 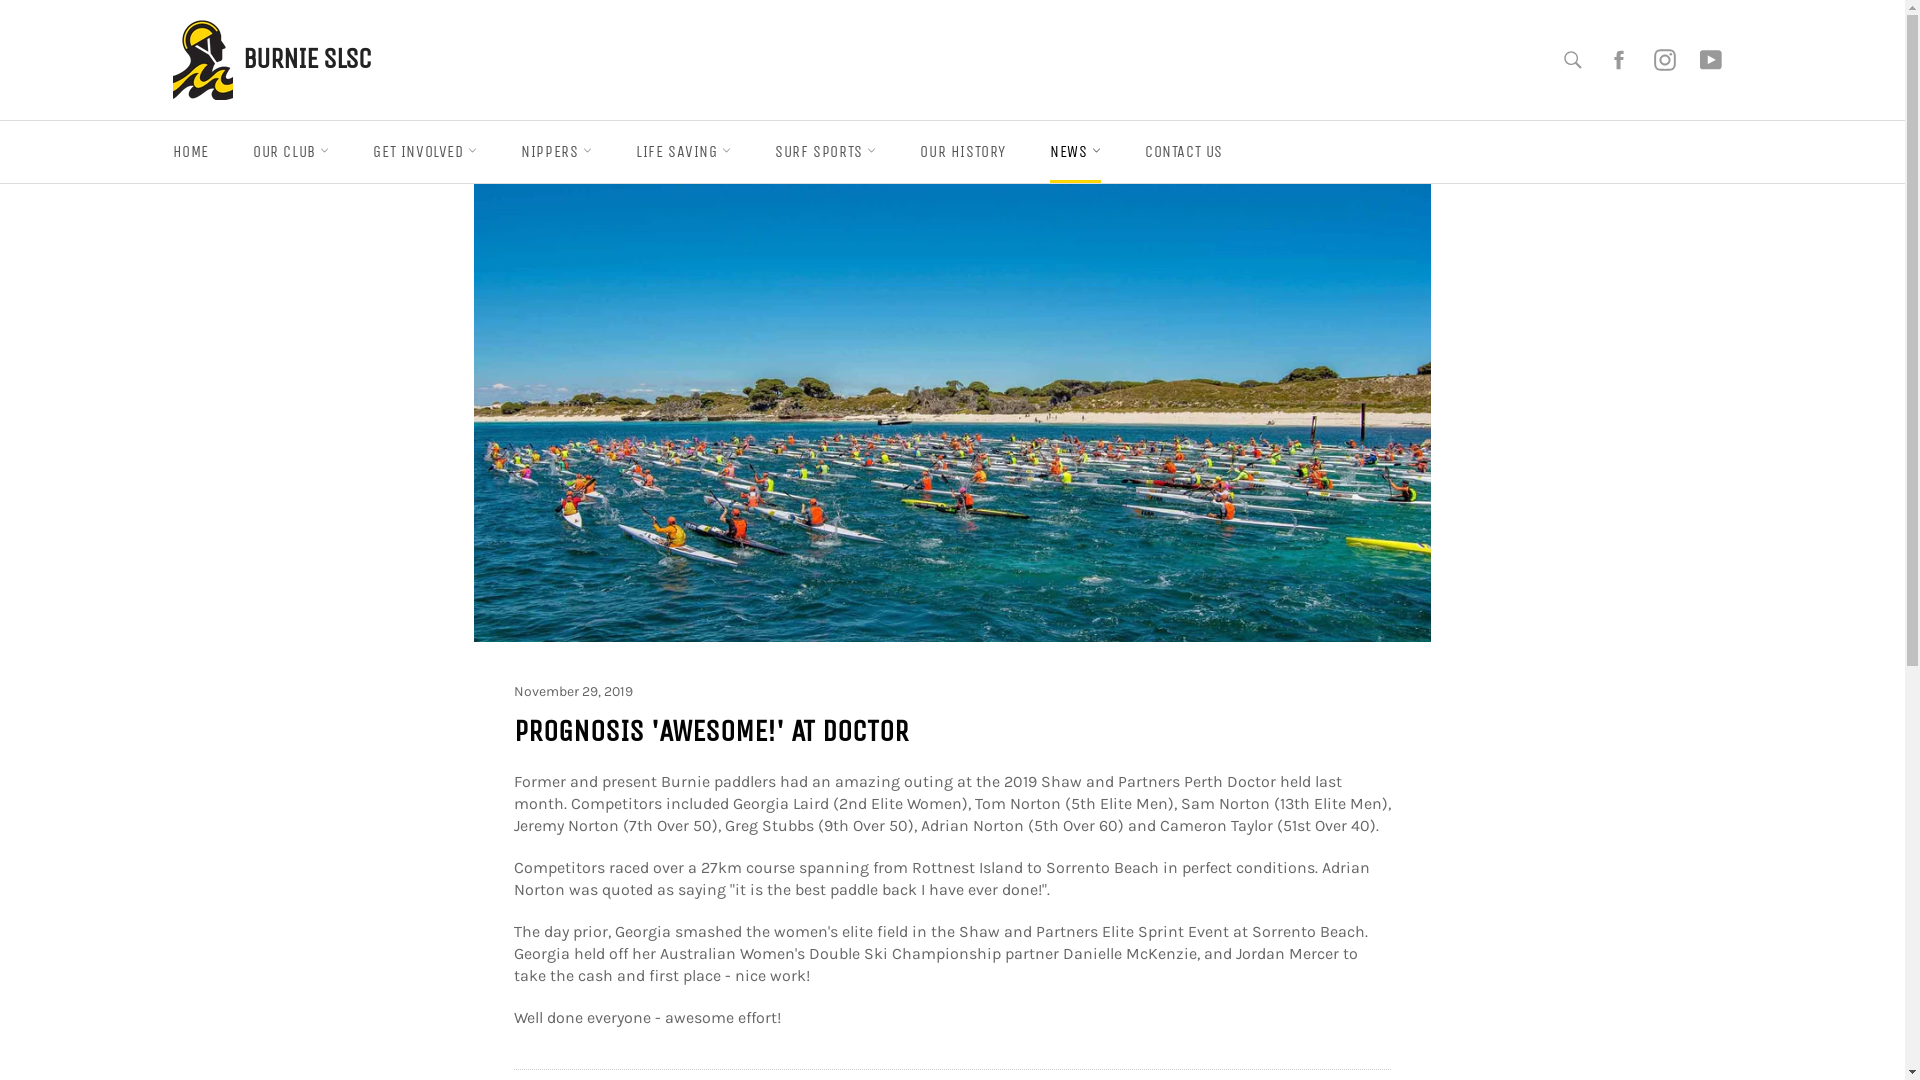 I want to click on 'GET INVOLVED', so click(x=353, y=150).